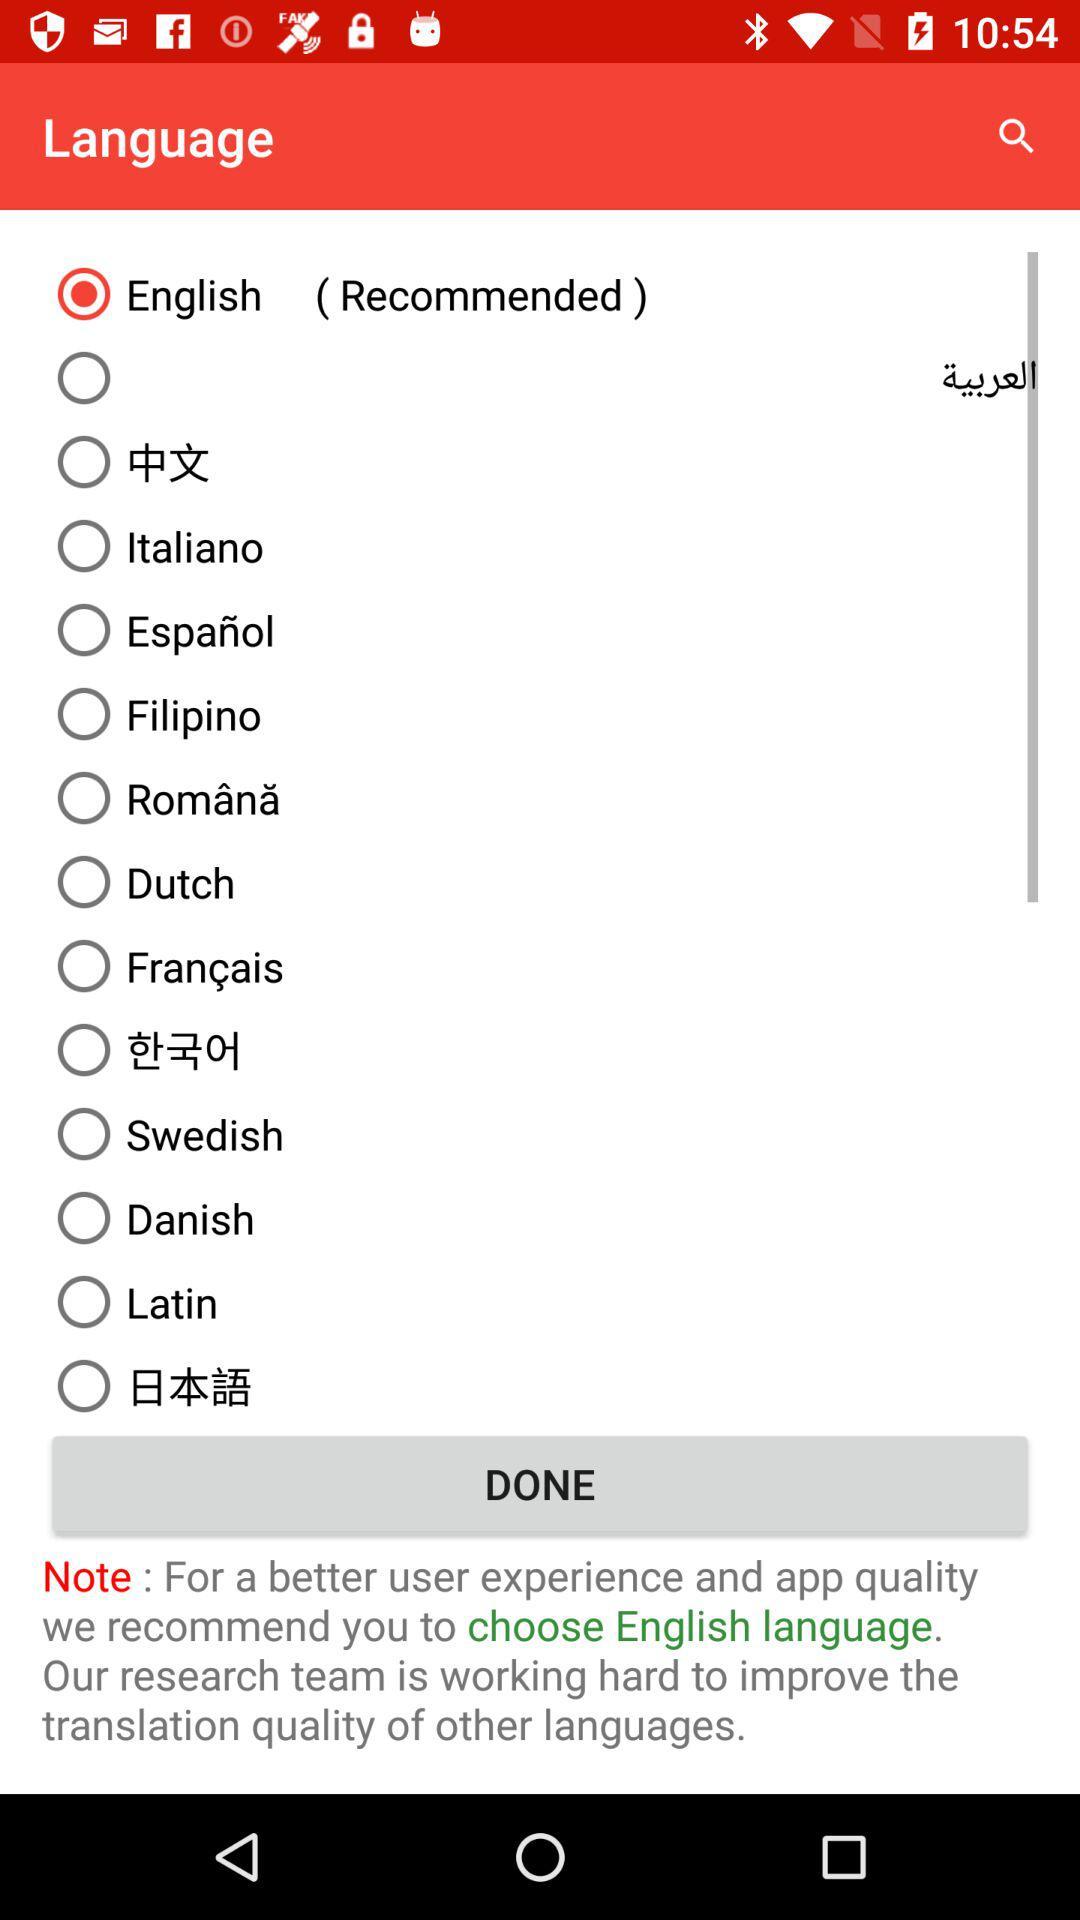 This screenshot has height=1920, width=1080. I want to click on the item above italiano, so click(540, 460).